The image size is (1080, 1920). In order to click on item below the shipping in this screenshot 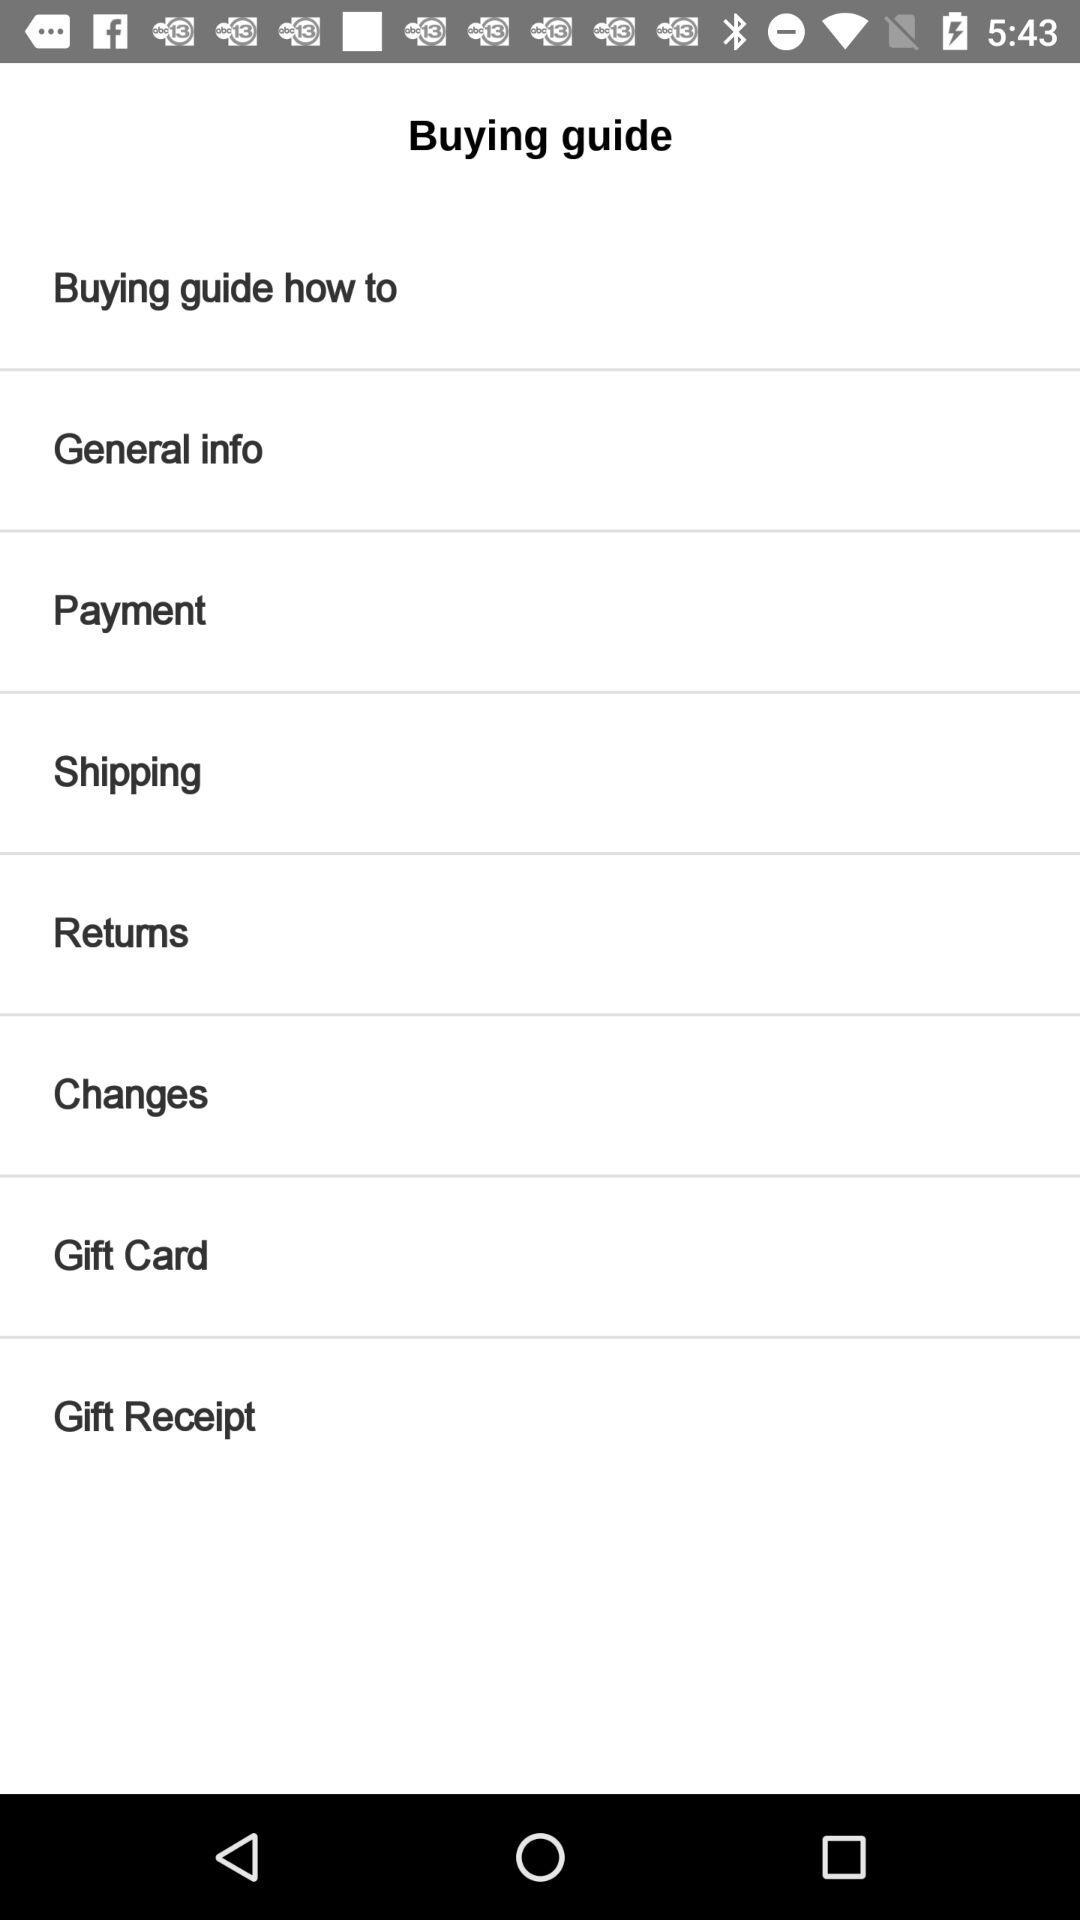, I will do `click(540, 933)`.